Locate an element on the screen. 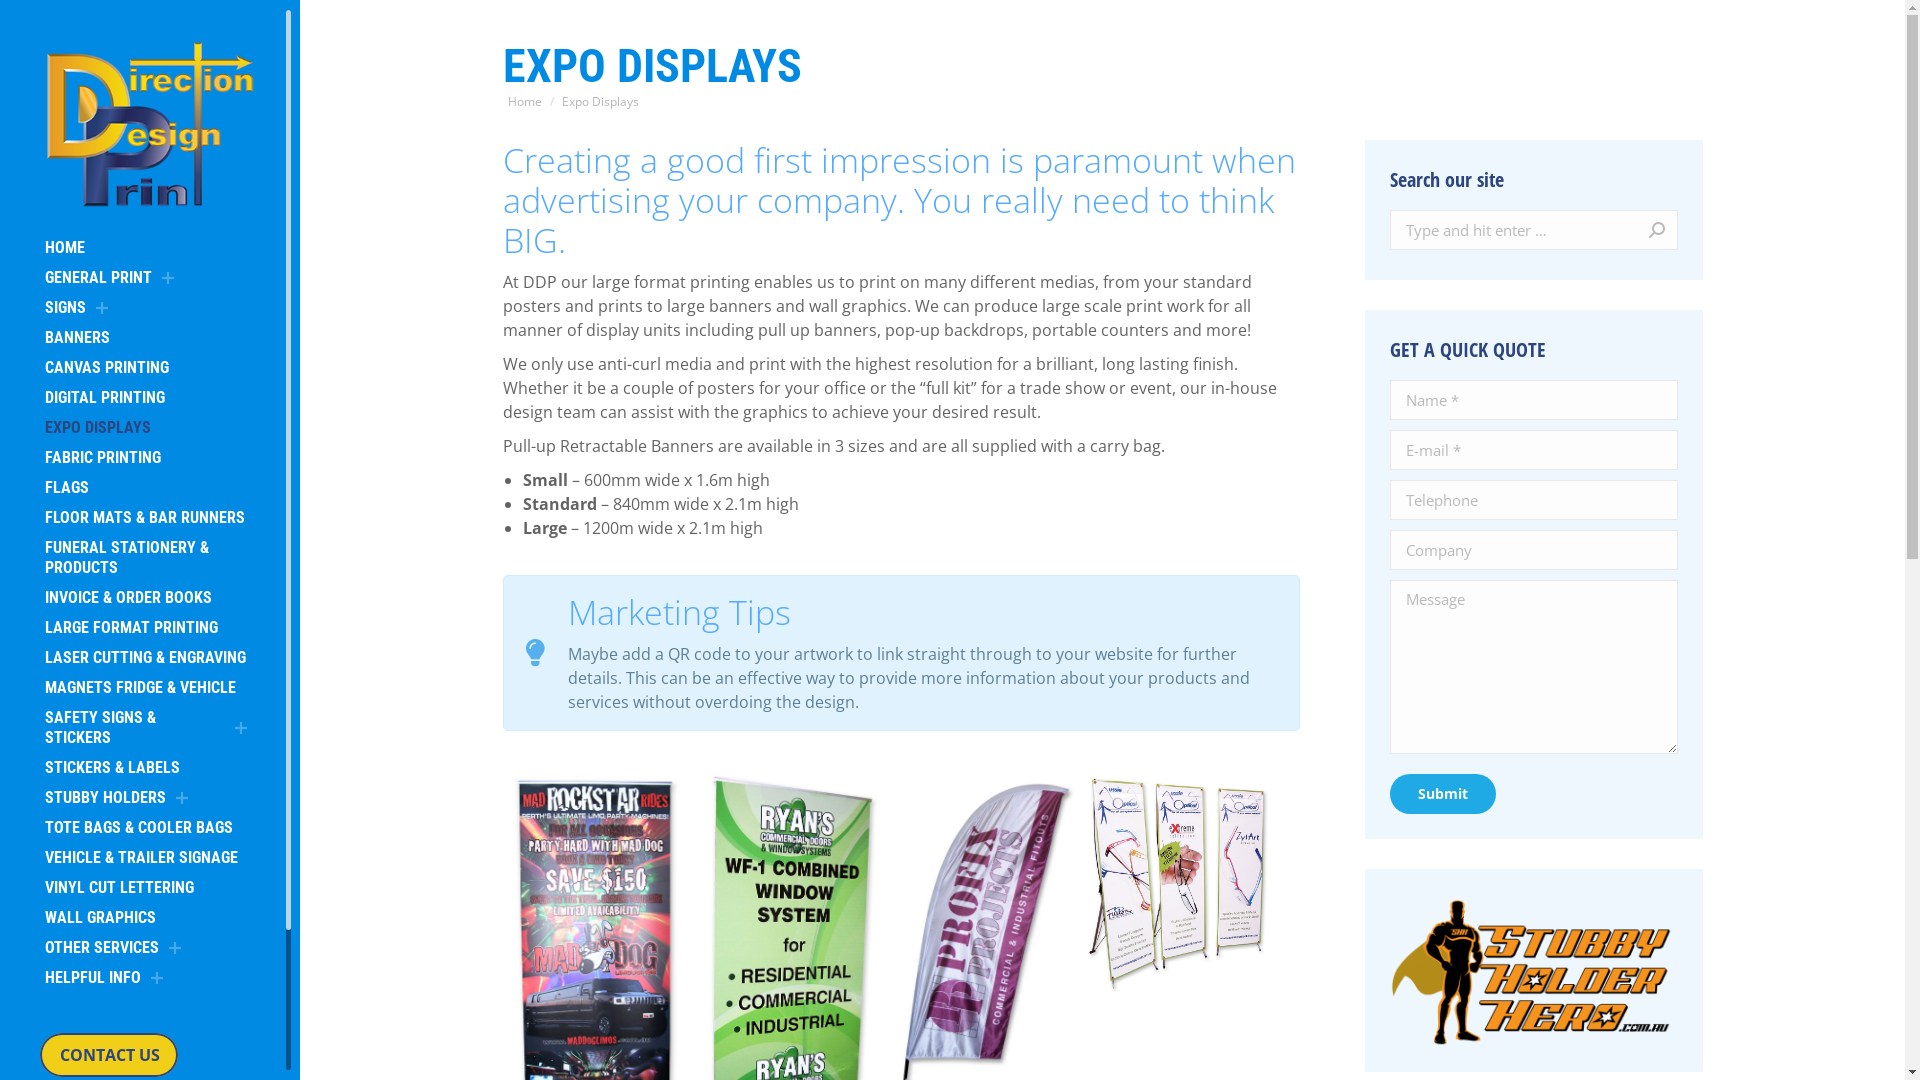 This screenshot has height=1080, width=1920. 'WALL GRAPHICS' is located at coordinates (99, 918).